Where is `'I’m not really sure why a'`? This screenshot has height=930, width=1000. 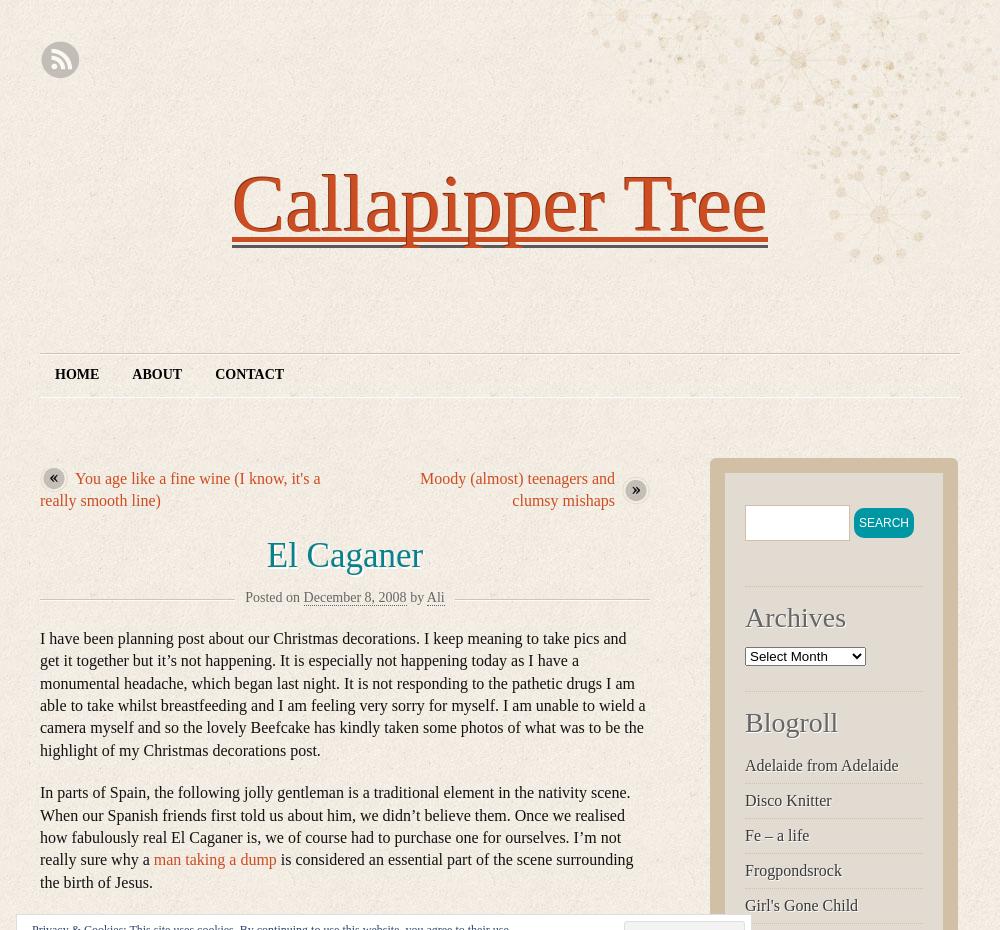 'I’m not really sure why a' is located at coordinates (40, 847).